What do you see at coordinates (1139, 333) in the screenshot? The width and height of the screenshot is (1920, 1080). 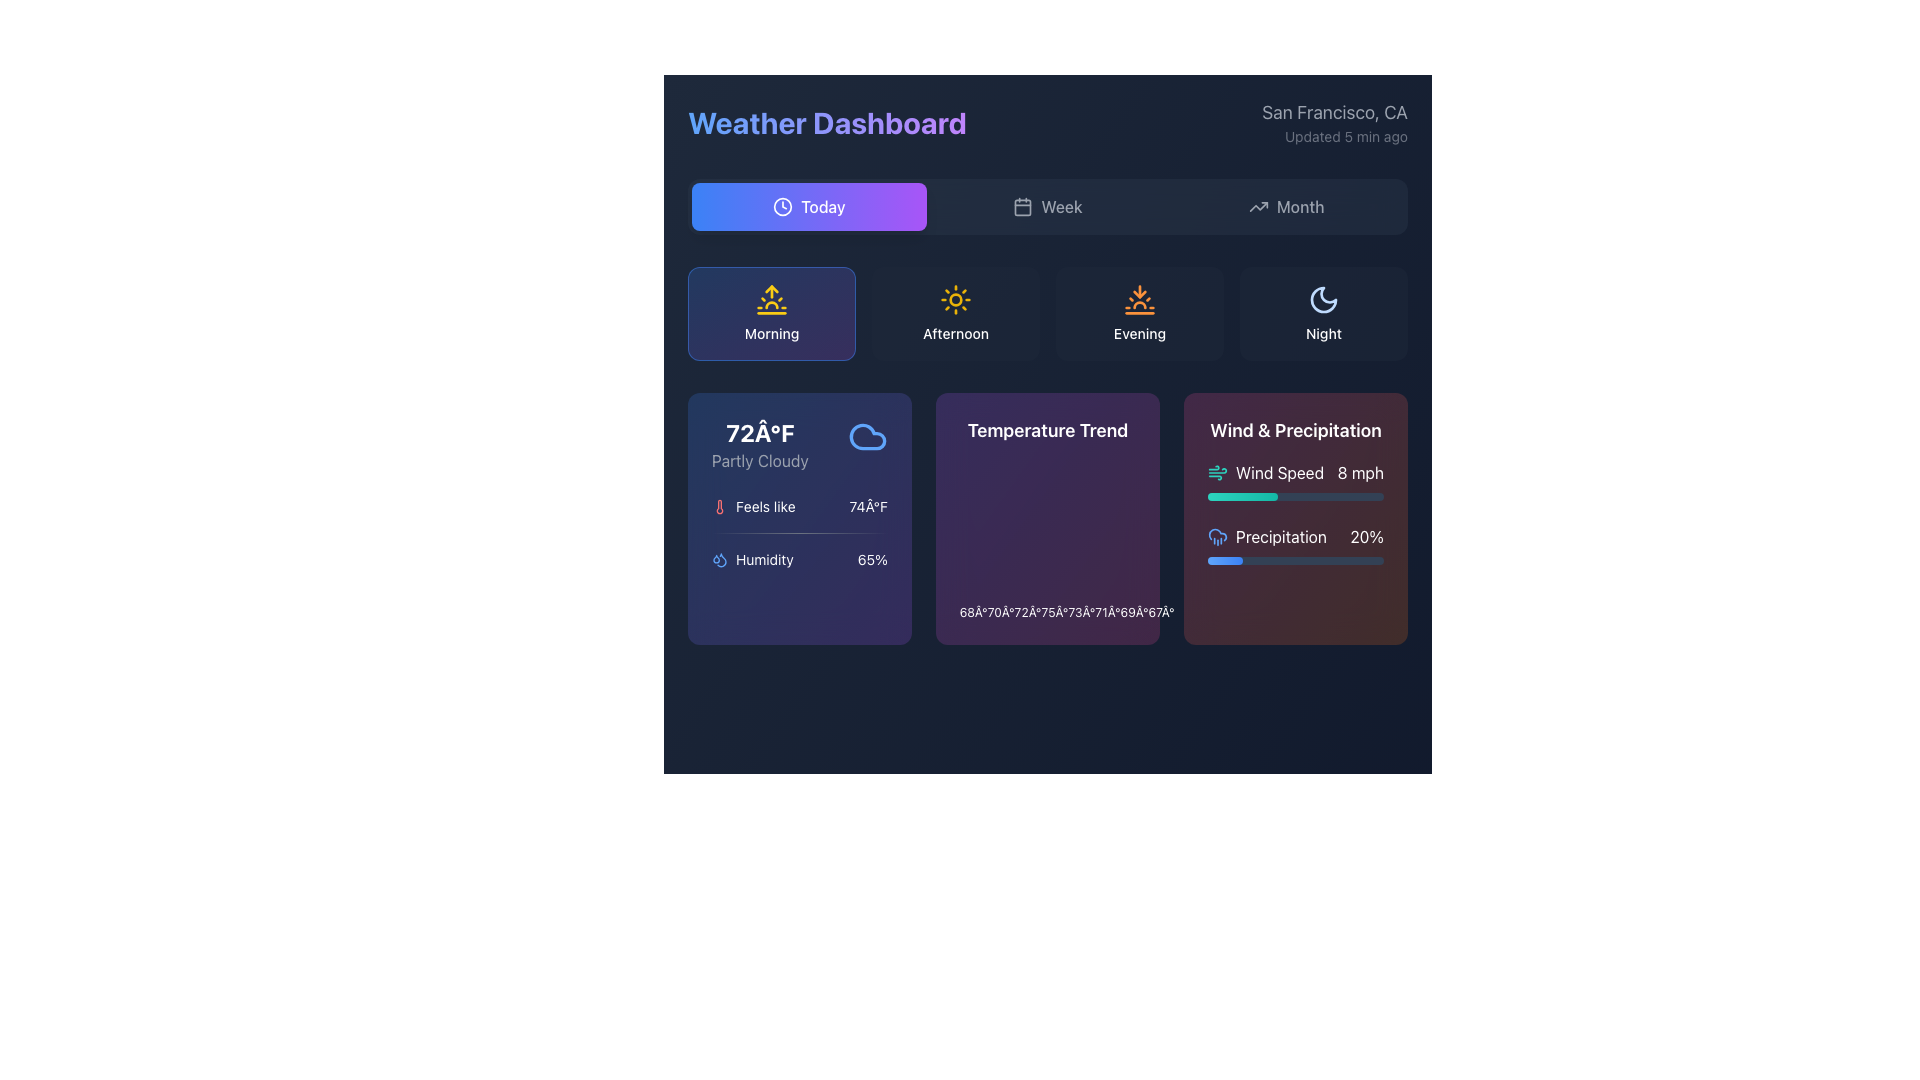 I see `the text label displaying 'Evening', which is a medium-sized white font on a dark background, located in the top section of the weather dashboard` at bounding box center [1139, 333].